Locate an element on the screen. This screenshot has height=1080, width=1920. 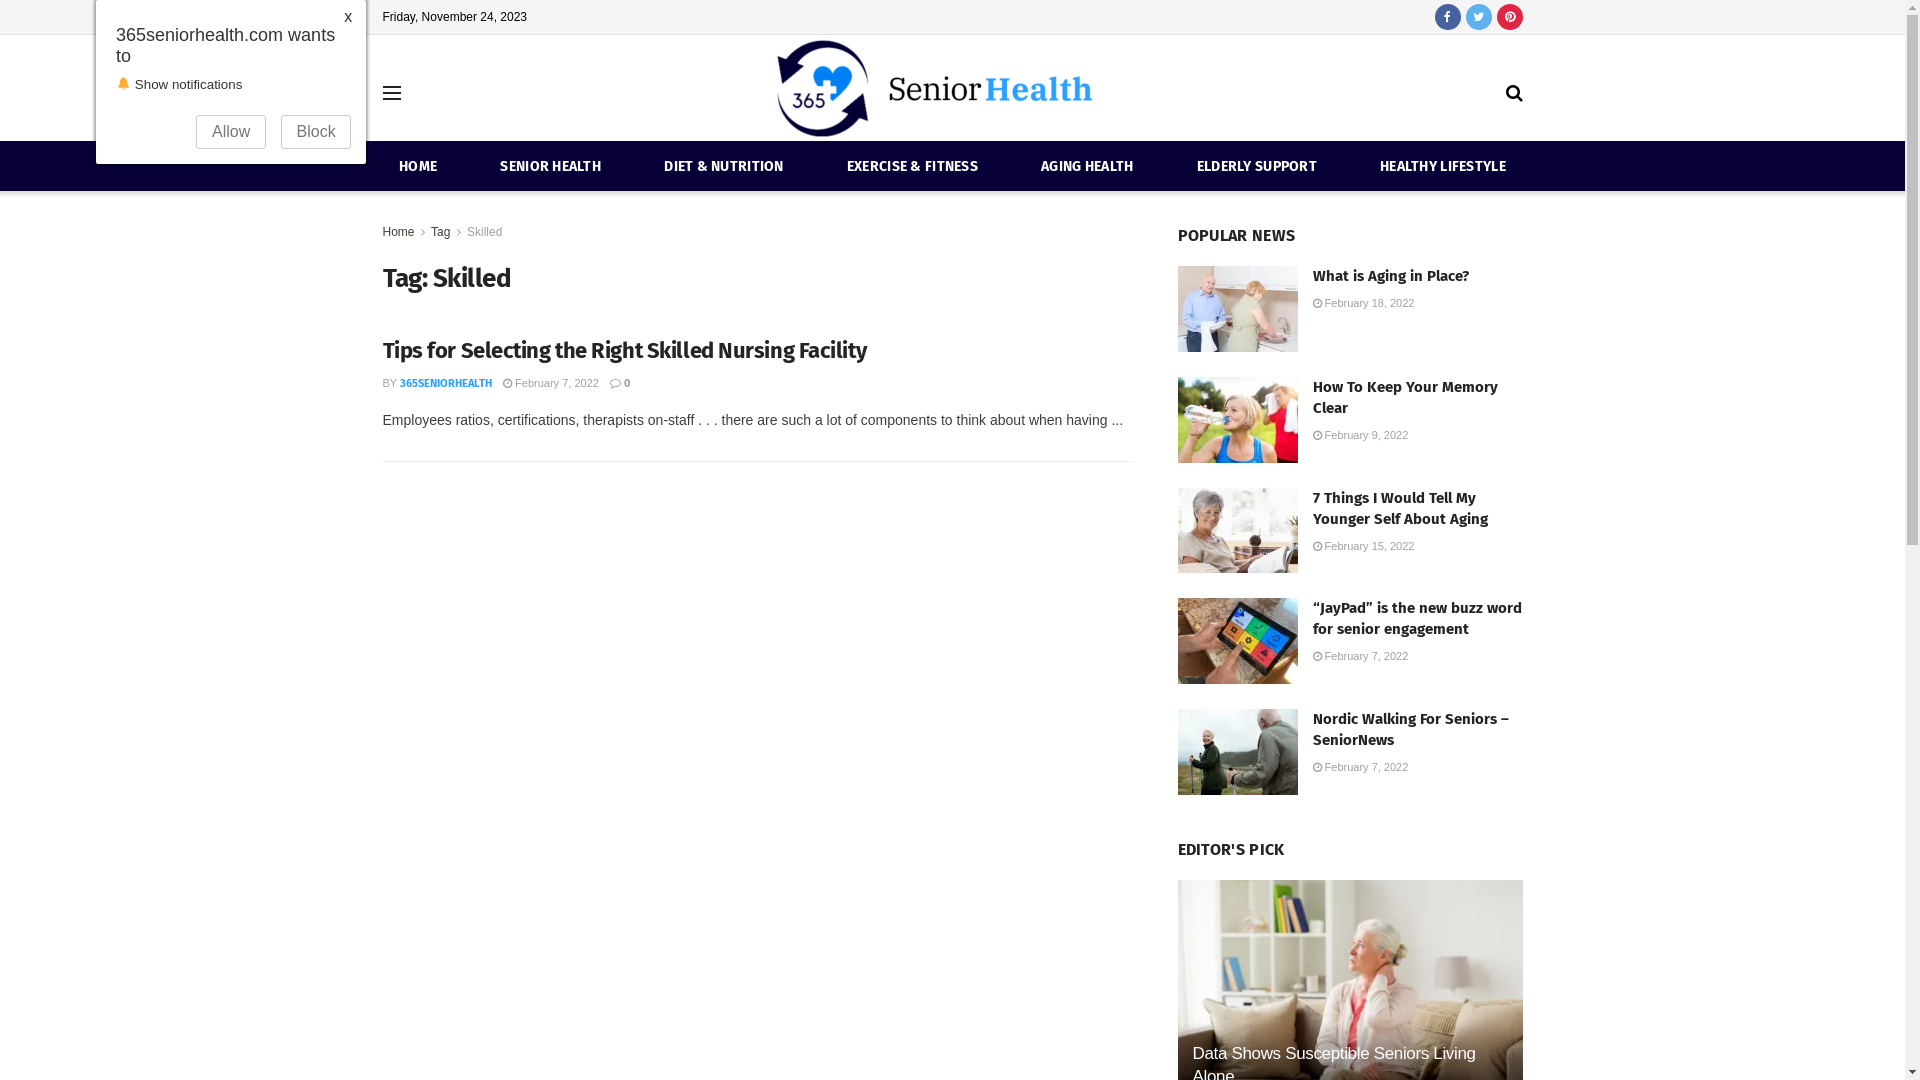
'0' is located at coordinates (618, 383).